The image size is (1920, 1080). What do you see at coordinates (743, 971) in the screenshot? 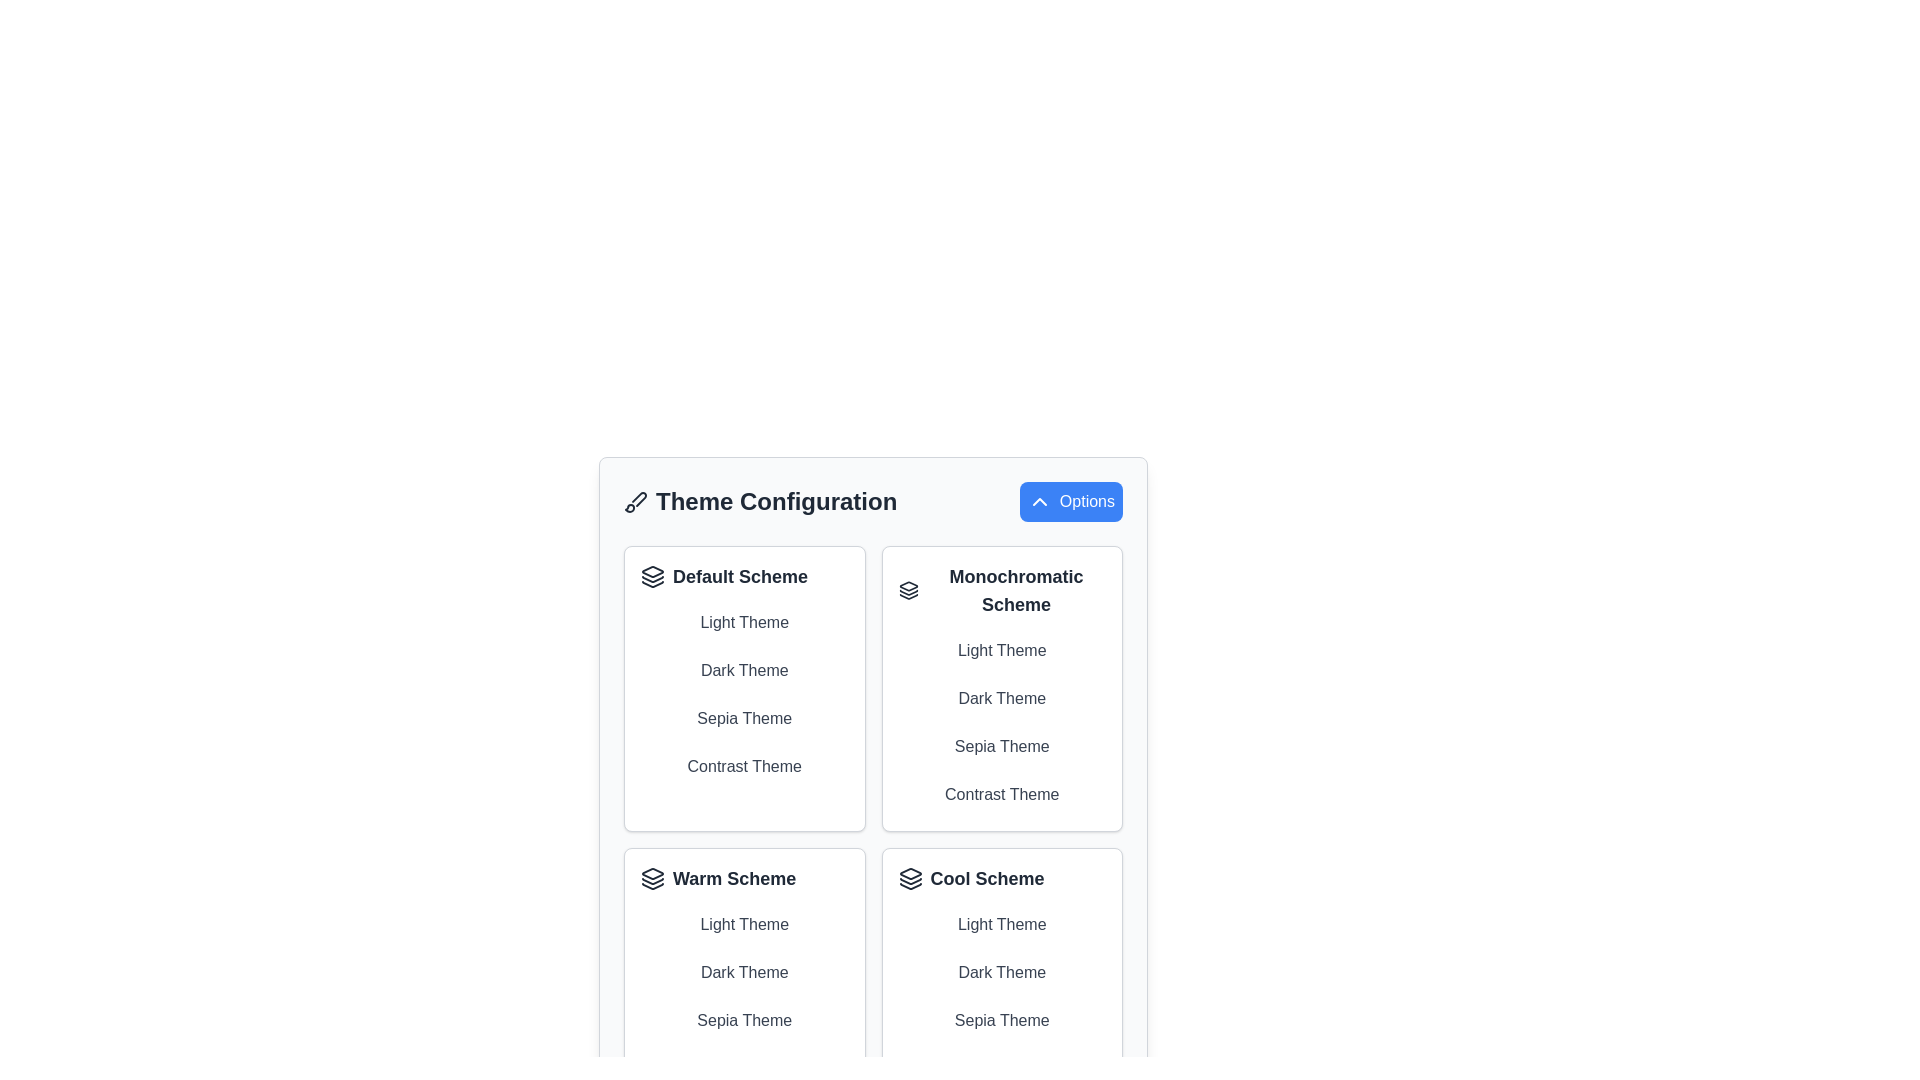
I see `the 'Dark Theme' option in the vertical list of selectable themes` at bounding box center [743, 971].